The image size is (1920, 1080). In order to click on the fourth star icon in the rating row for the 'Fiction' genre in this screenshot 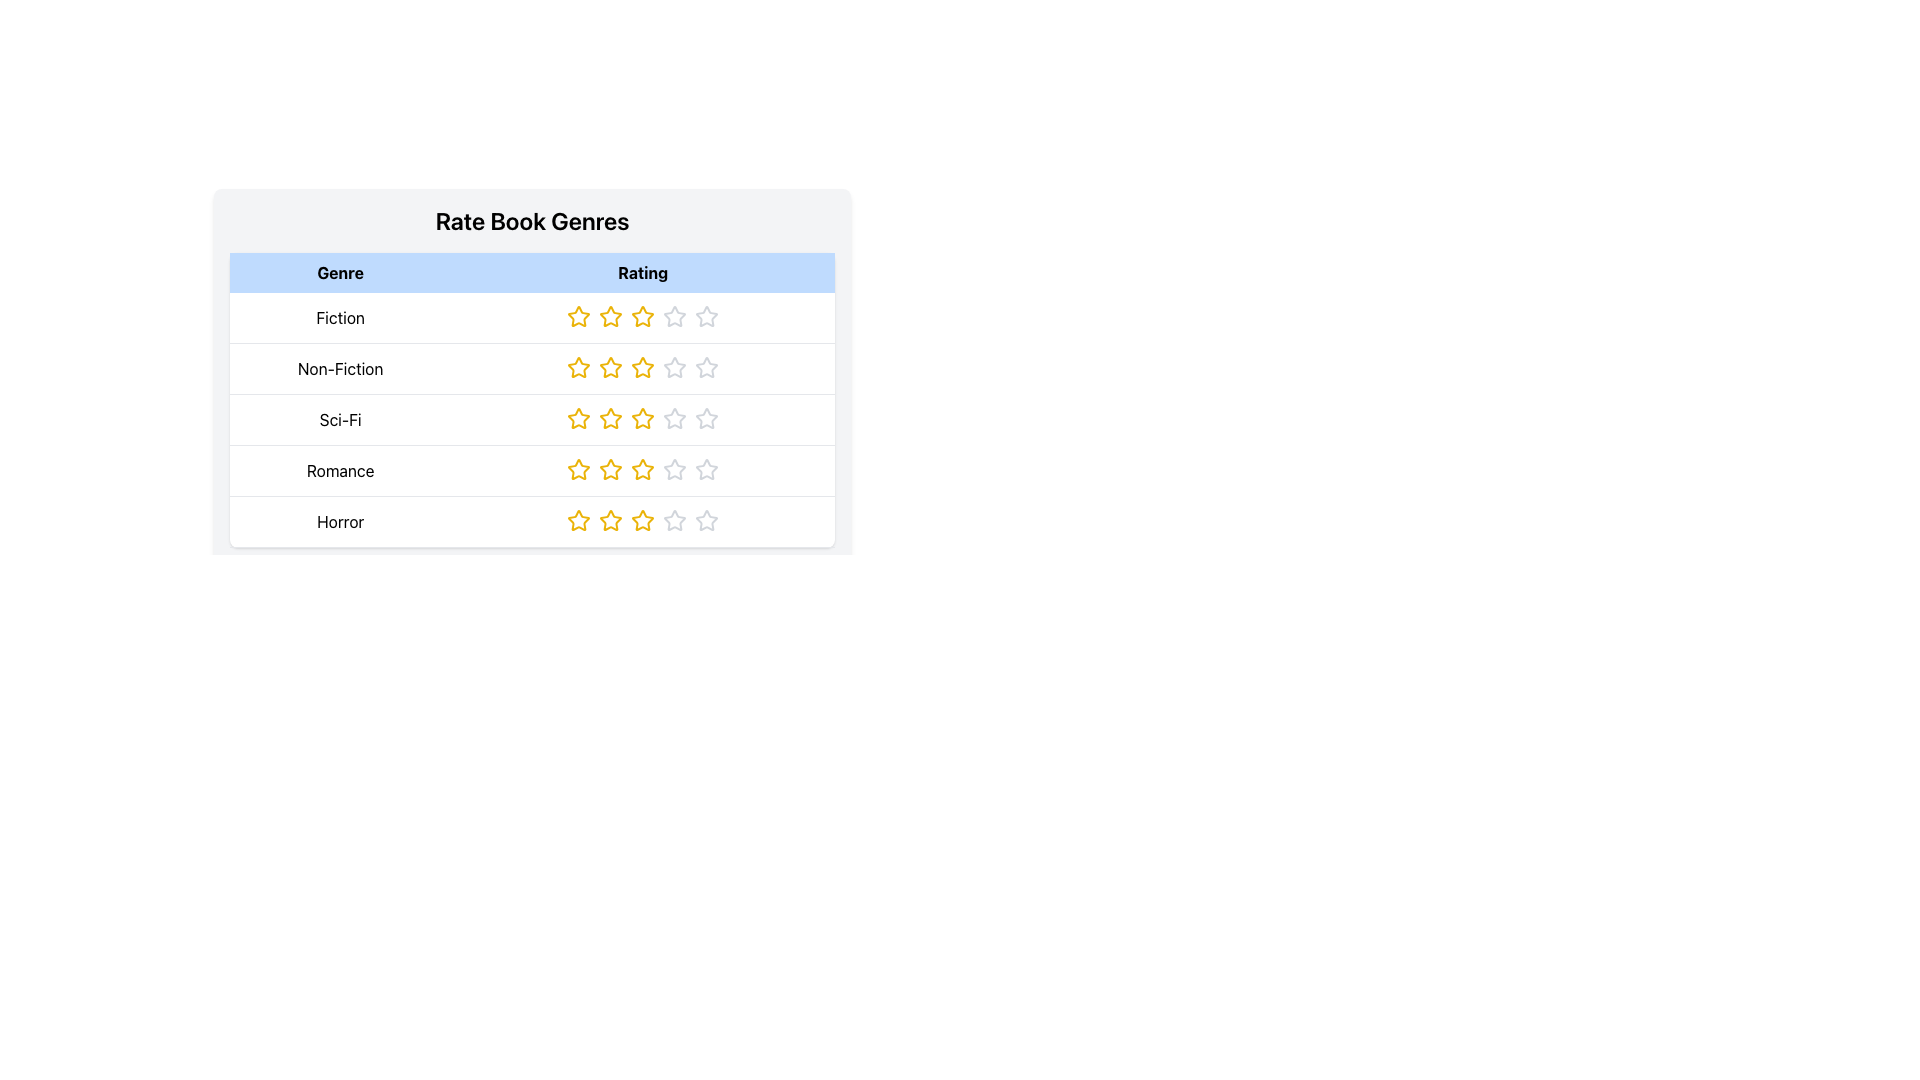, I will do `click(707, 315)`.